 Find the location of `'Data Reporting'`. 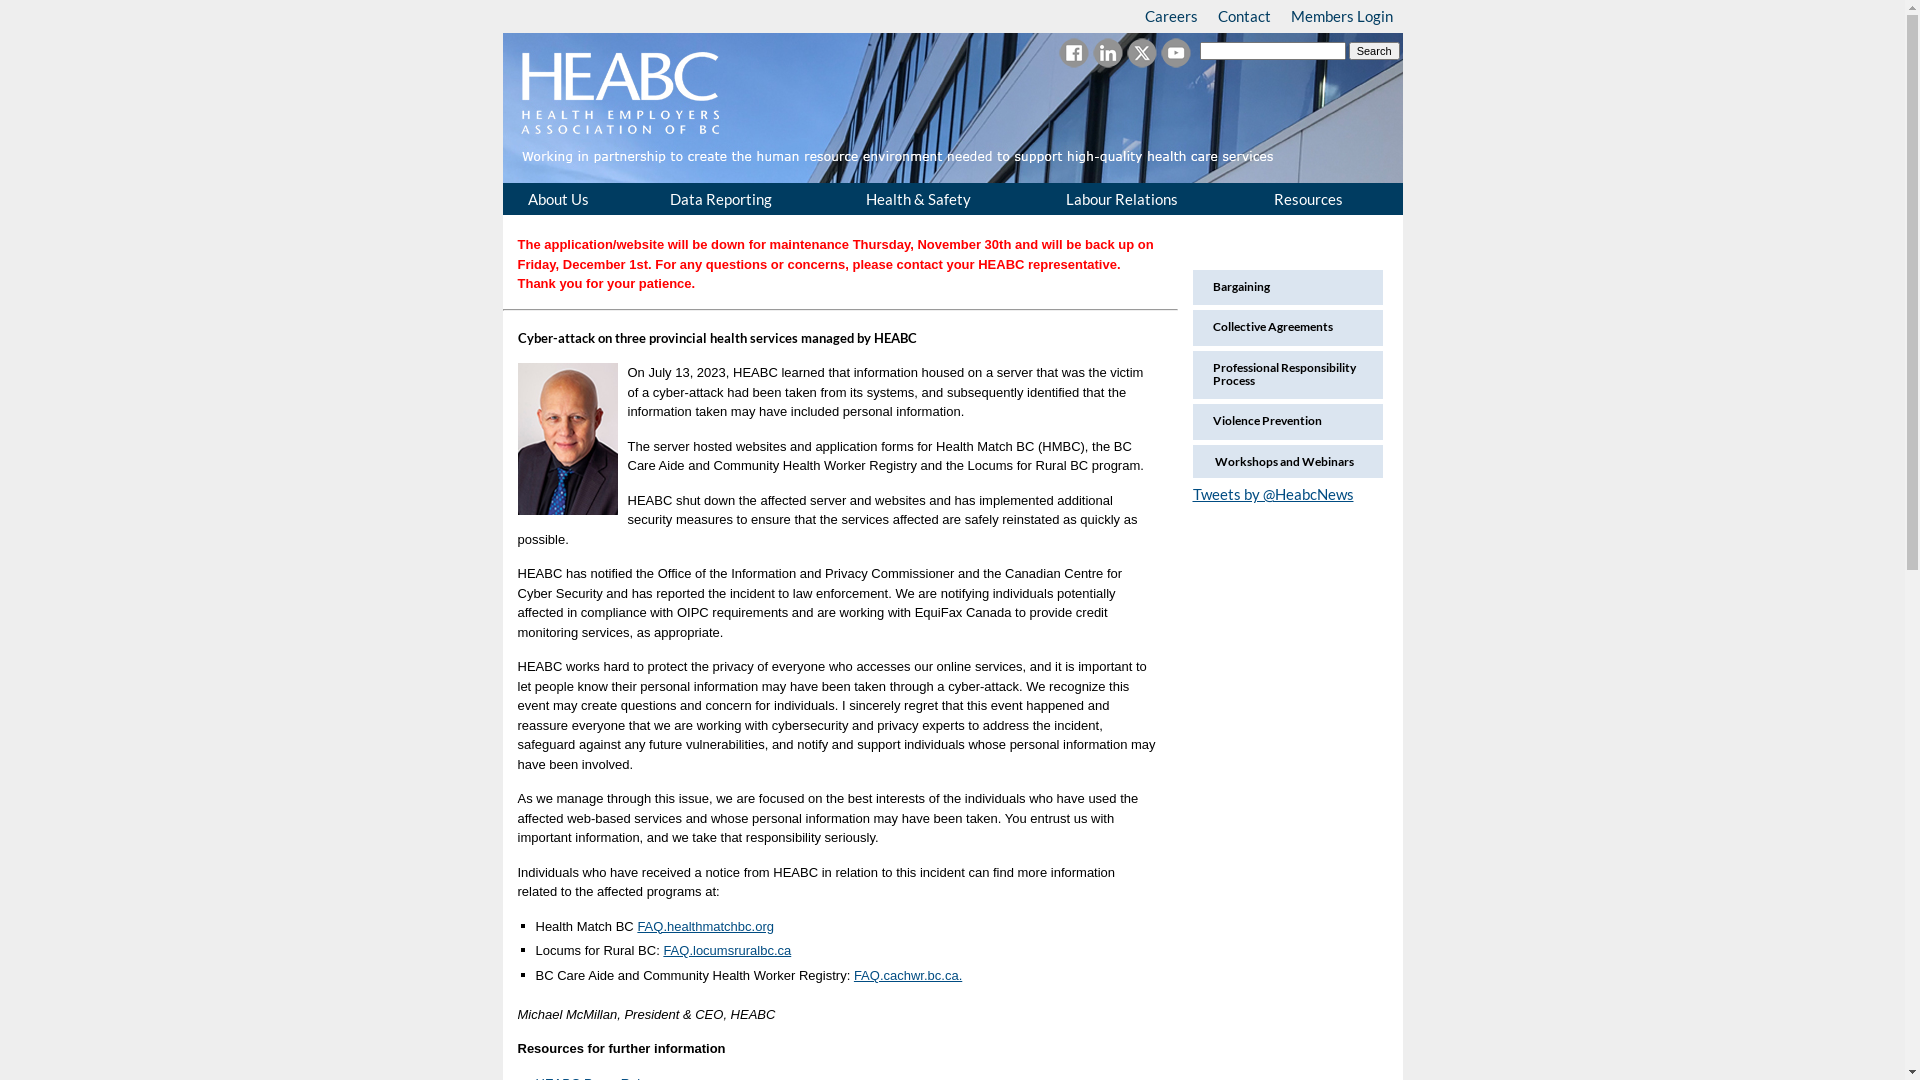

'Data Reporting' is located at coordinates (742, 198).